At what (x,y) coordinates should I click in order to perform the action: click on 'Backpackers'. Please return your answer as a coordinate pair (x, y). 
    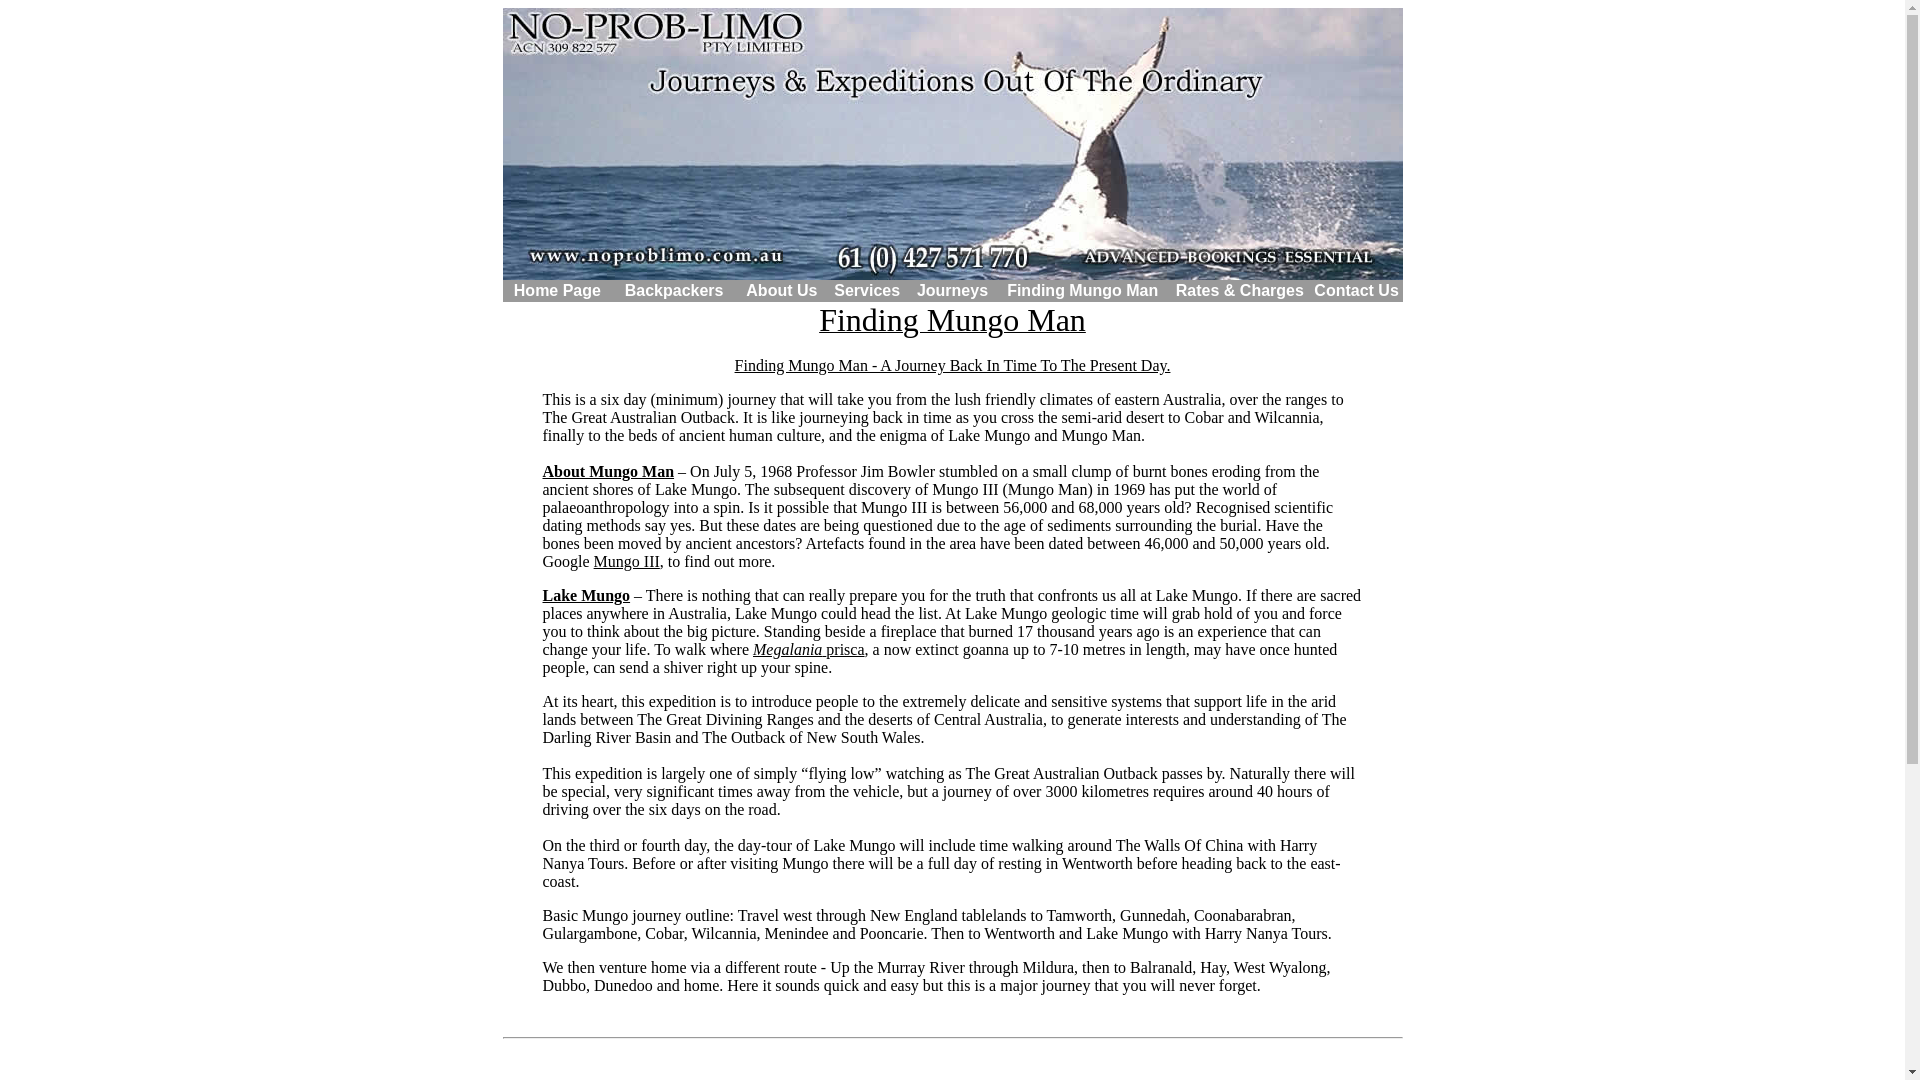
    Looking at the image, I should click on (674, 290).